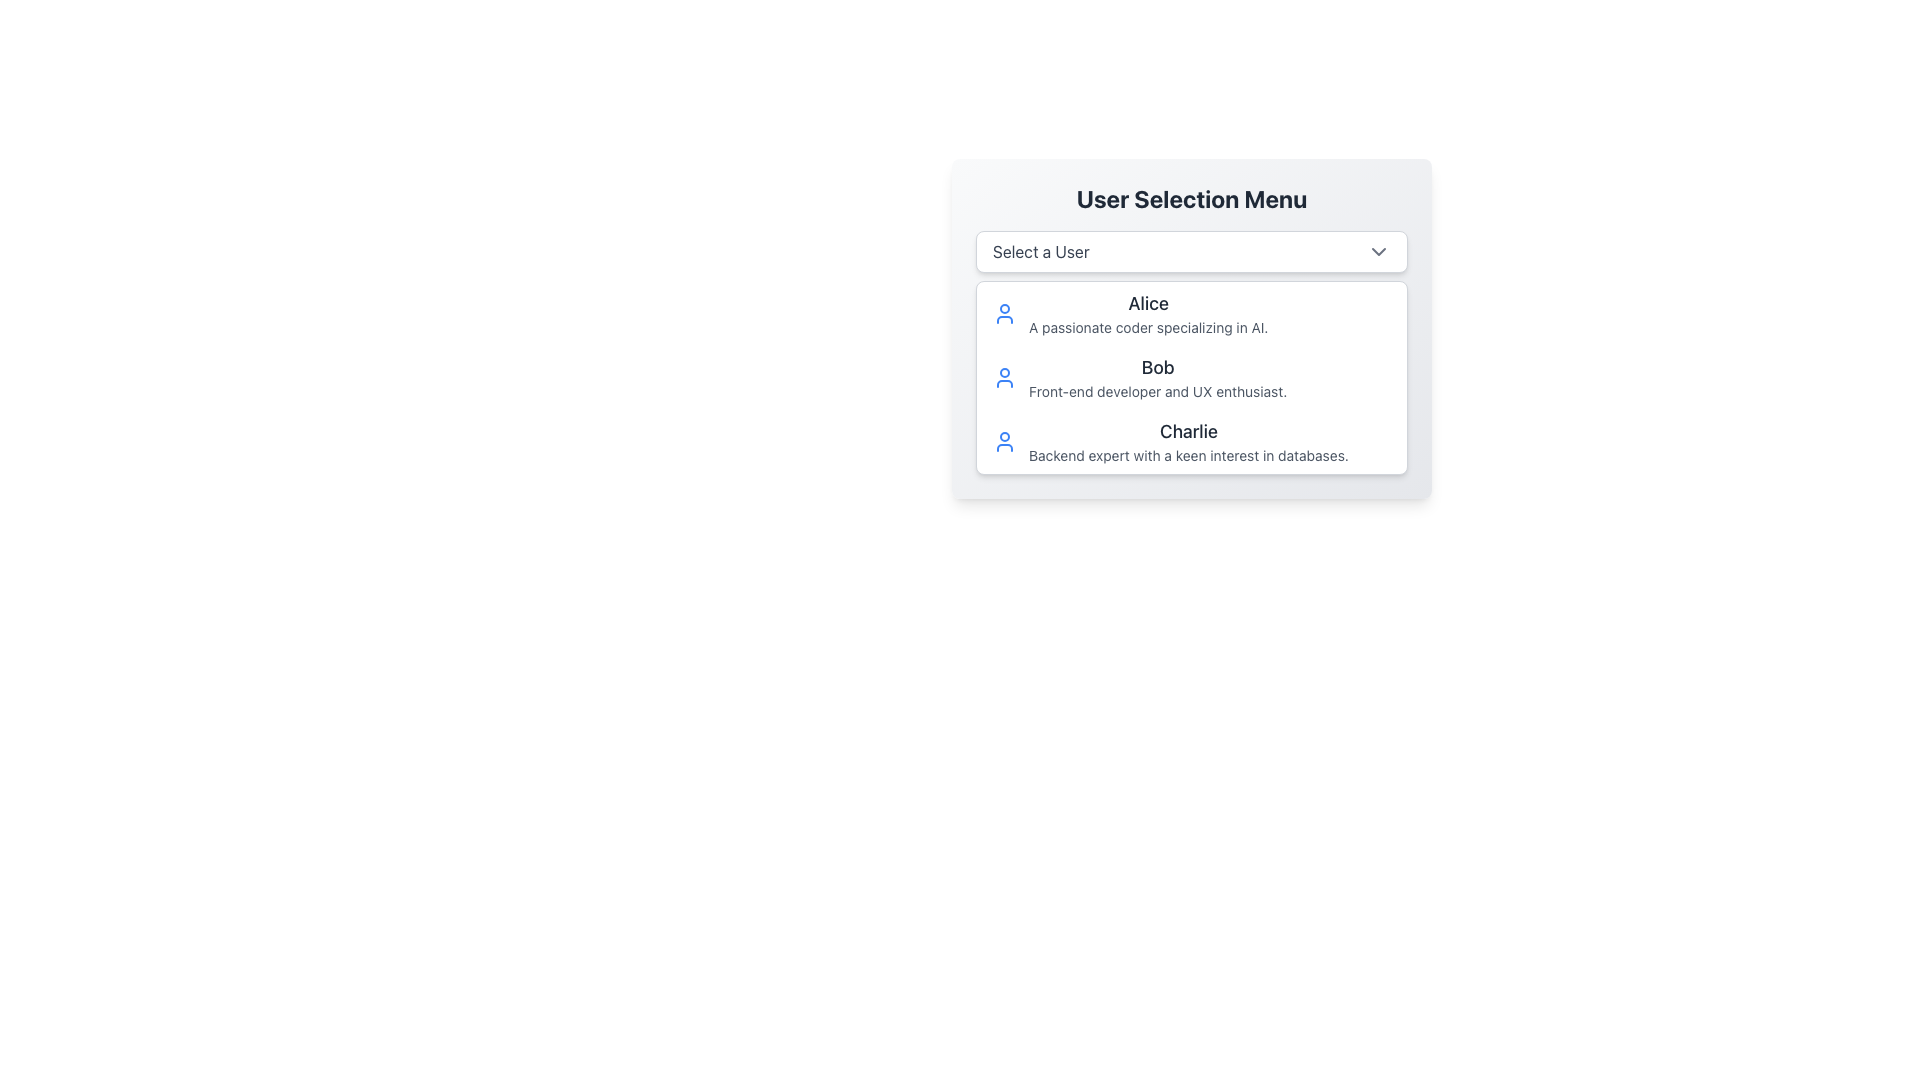 Image resolution: width=1920 pixels, height=1080 pixels. Describe the element at coordinates (1148, 326) in the screenshot. I see `descriptive information text element that displays 'A passionate coder specializing in AI.' located beneath the username 'Alice' in the user selection menu` at that location.